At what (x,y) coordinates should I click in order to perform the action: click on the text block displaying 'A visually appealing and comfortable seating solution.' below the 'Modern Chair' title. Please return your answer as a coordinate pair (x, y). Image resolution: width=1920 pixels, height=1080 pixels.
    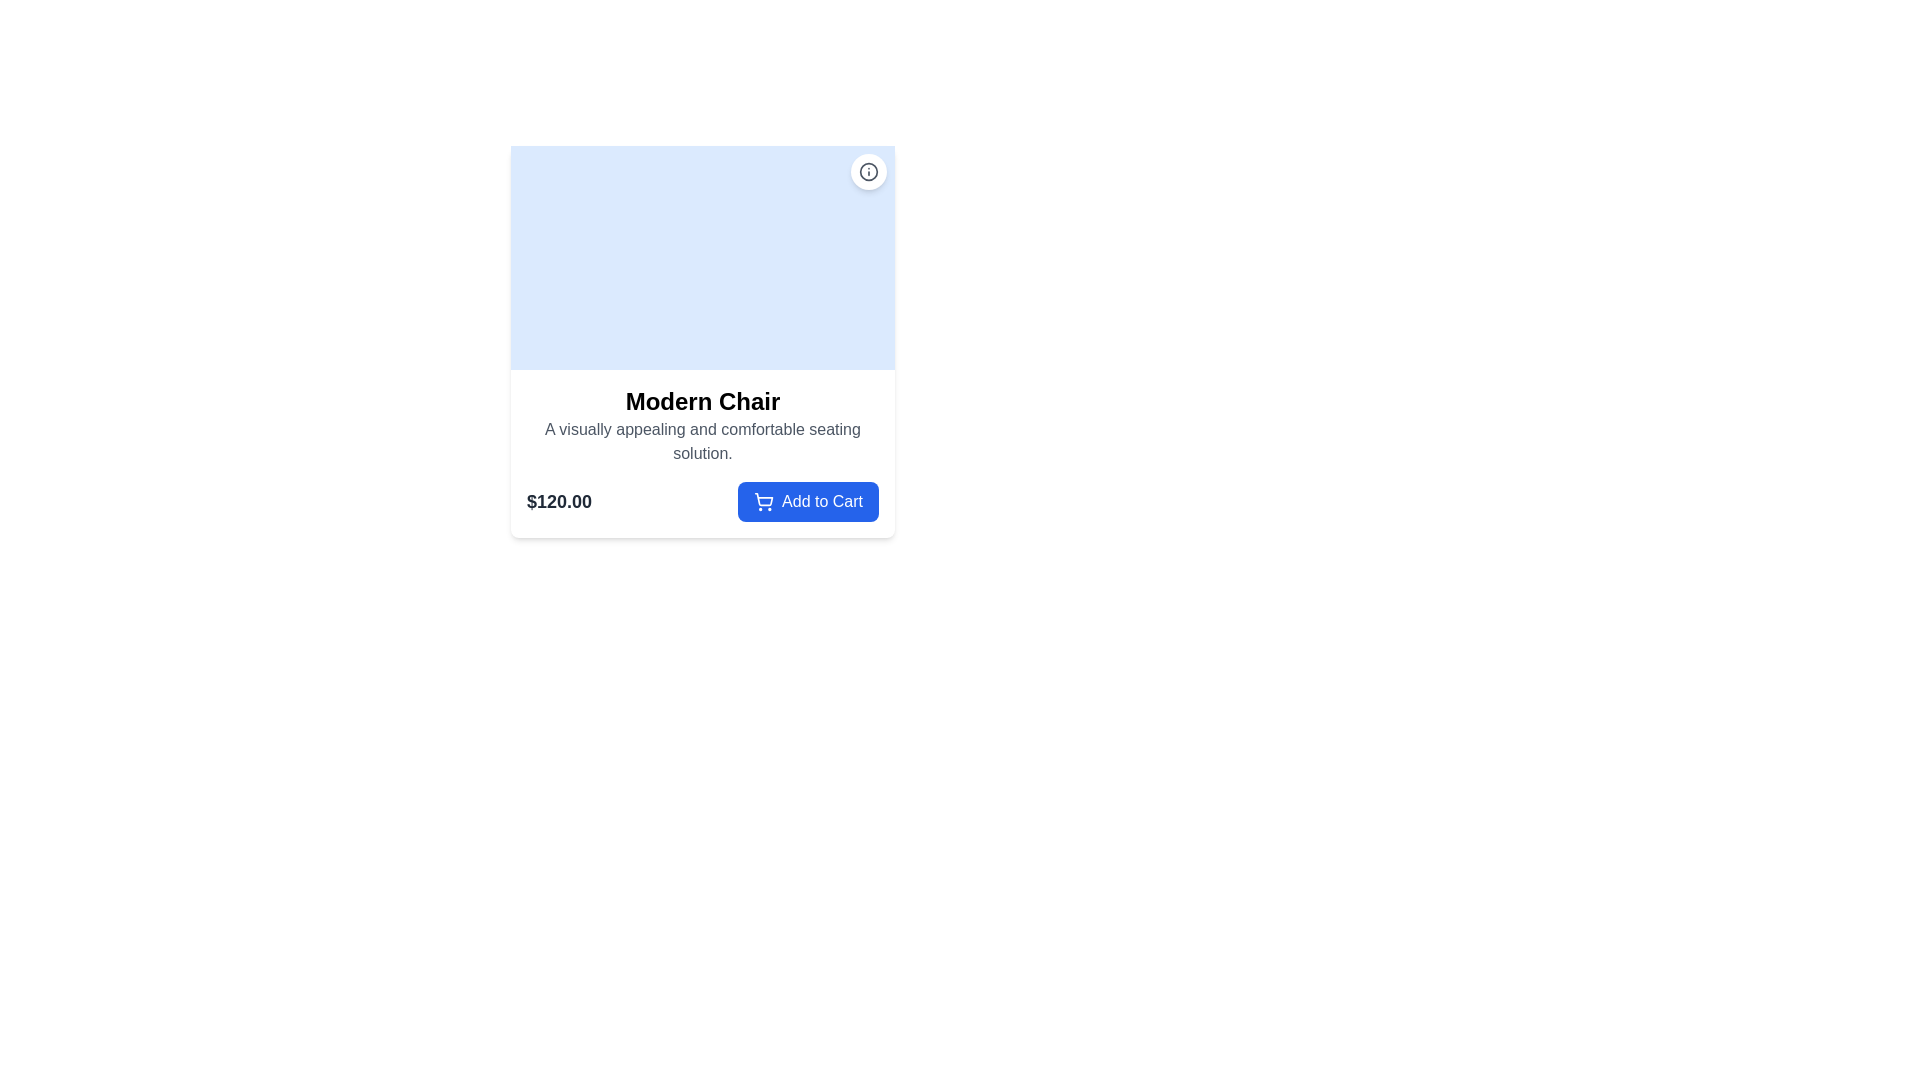
    Looking at the image, I should click on (702, 441).